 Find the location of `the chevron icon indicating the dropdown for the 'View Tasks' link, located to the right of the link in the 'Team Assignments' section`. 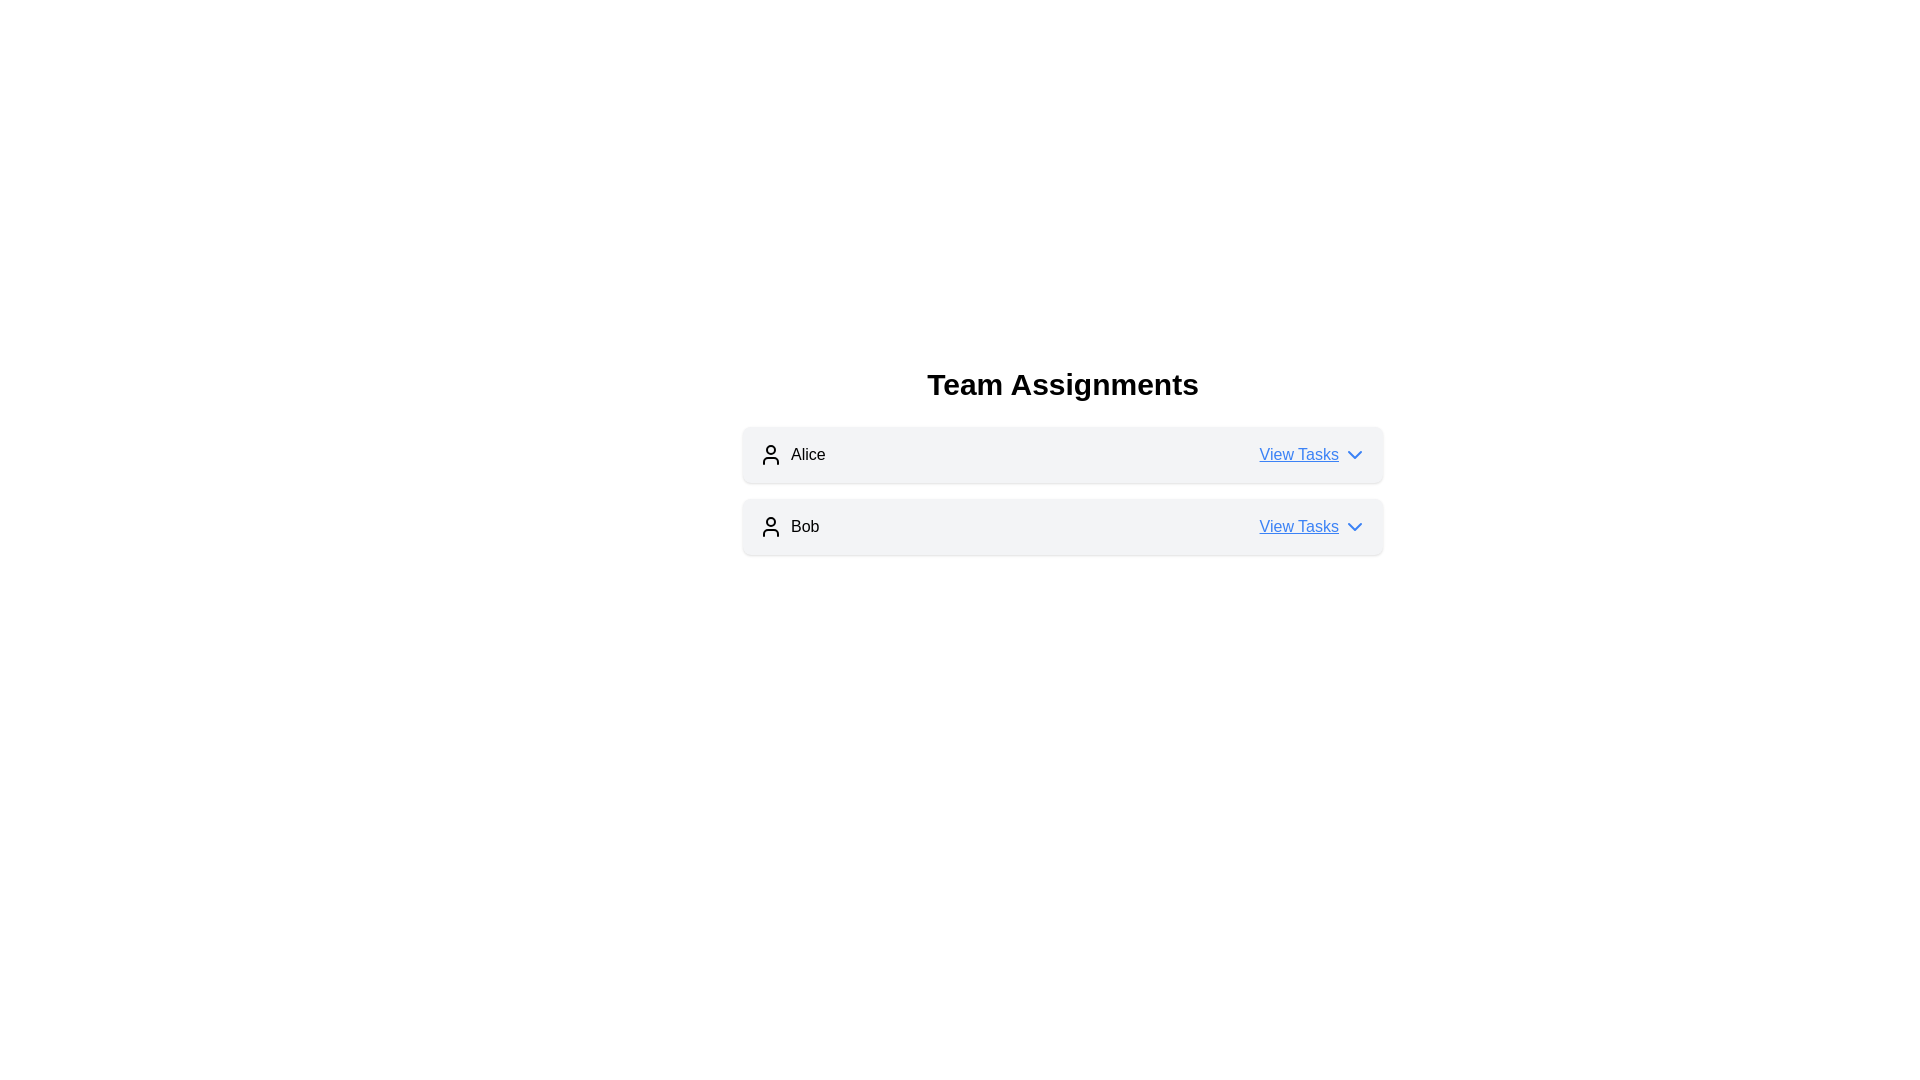

the chevron icon indicating the dropdown for the 'View Tasks' link, located to the right of the link in the 'Team Assignments' section is located at coordinates (1354, 526).